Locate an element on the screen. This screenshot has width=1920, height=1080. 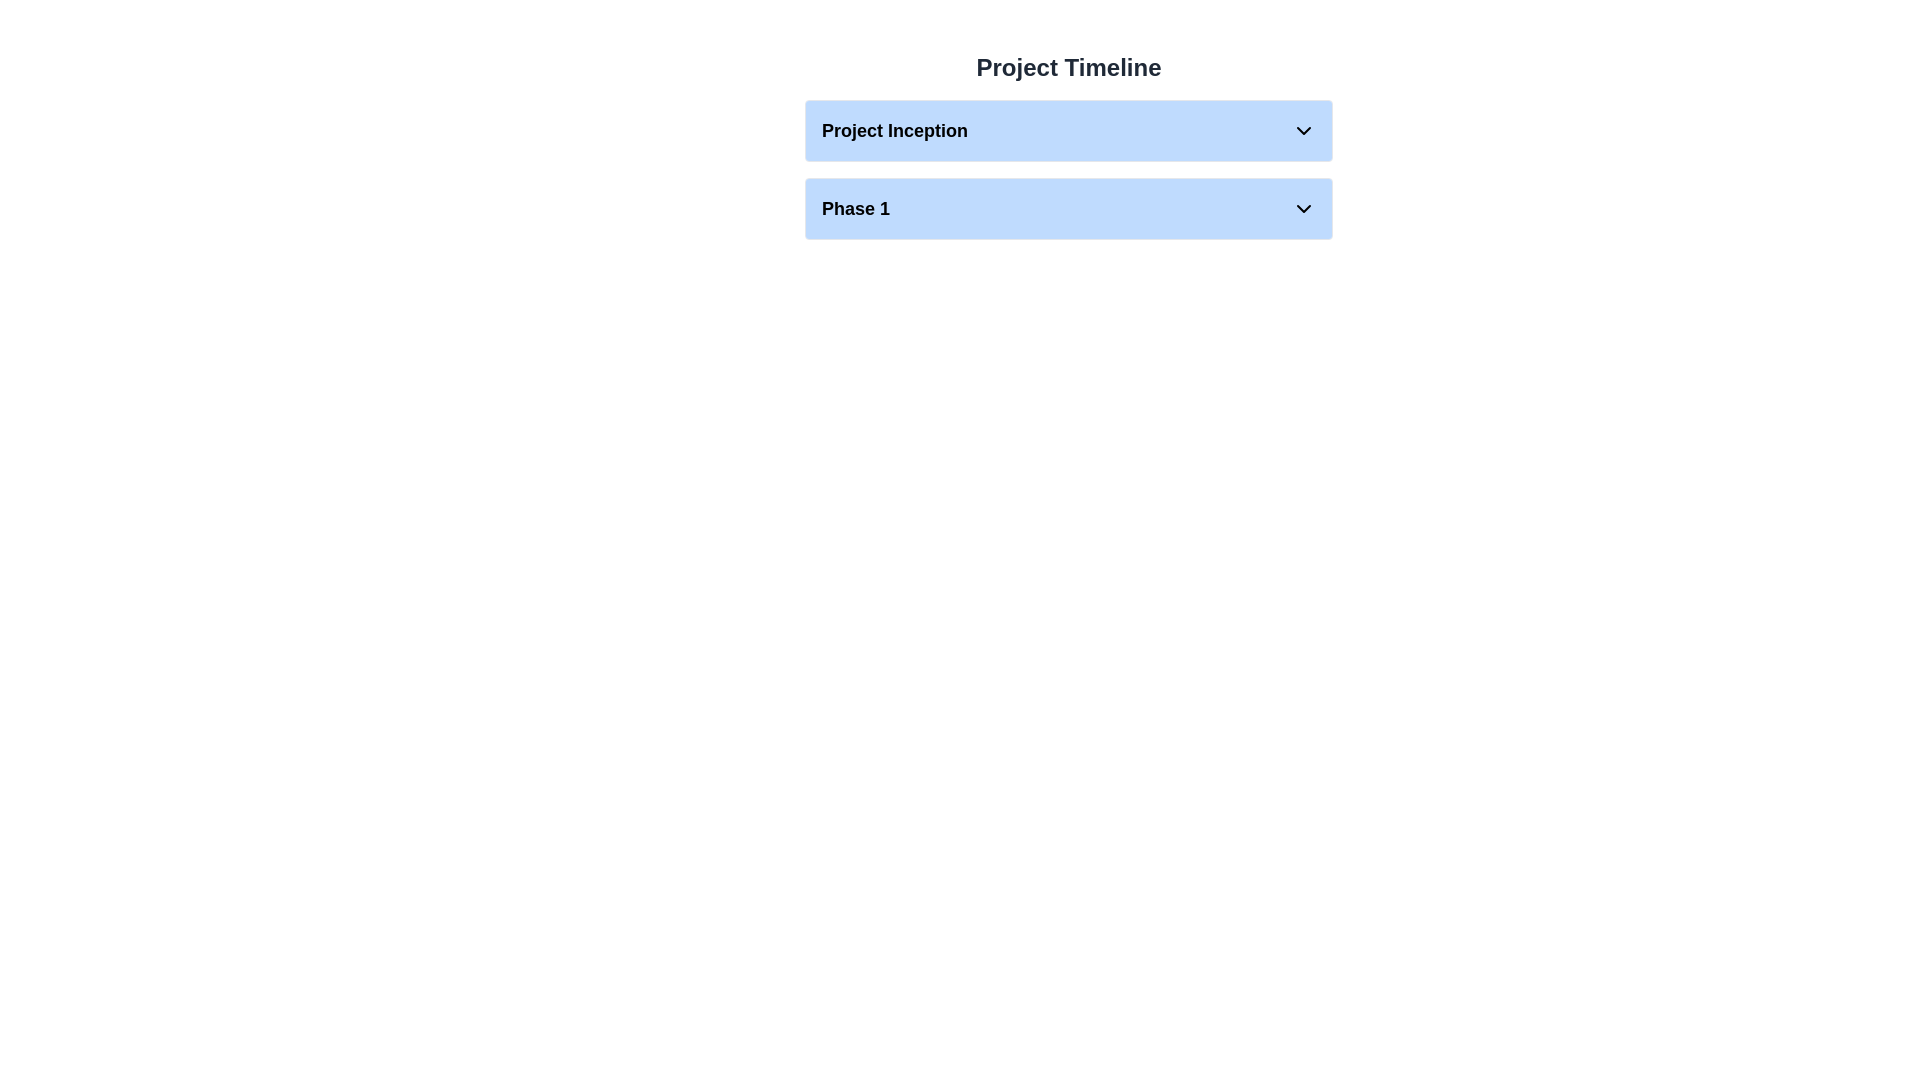
the 'Project Inception' Collapsible Header is located at coordinates (1068, 153).